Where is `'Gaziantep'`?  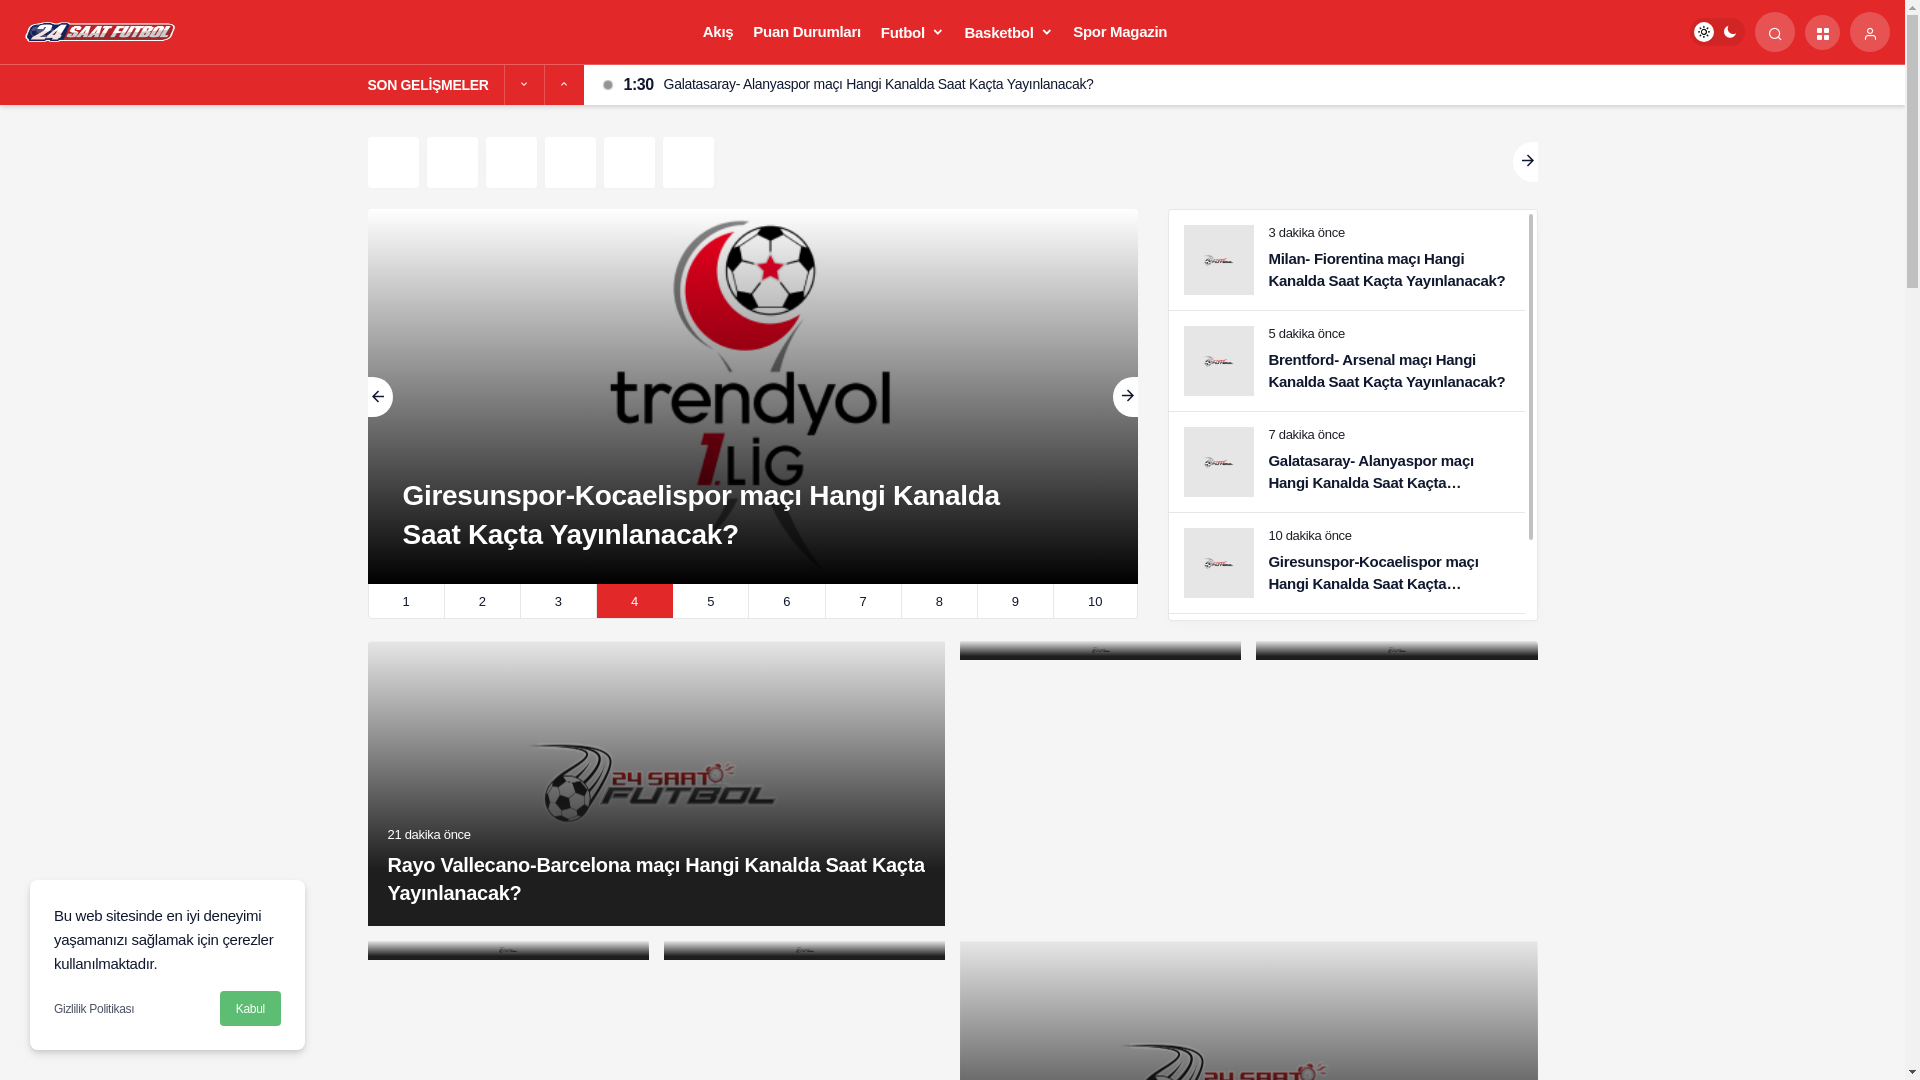 'Gaziantep' is located at coordinates (425, 161).